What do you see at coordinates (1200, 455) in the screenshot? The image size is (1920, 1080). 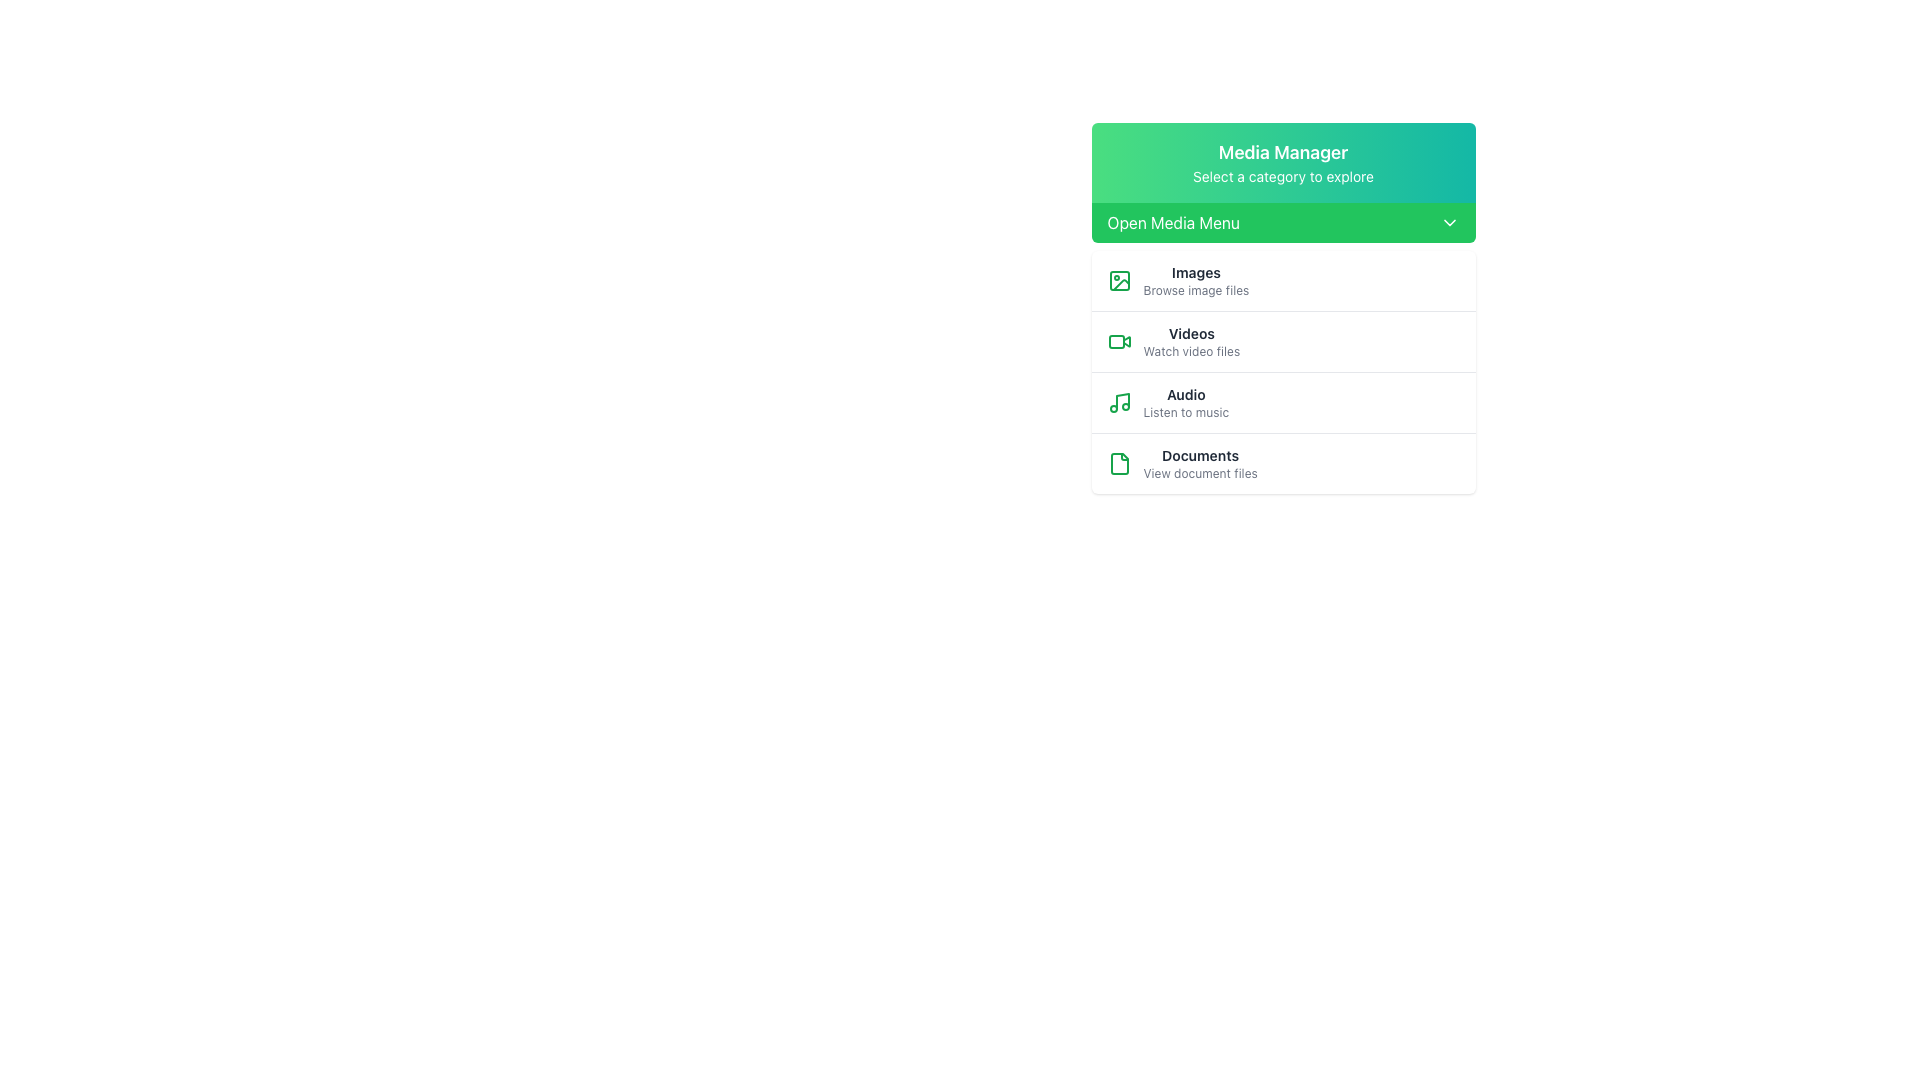 I see `the 'Documents' text label in the 'Media Manager' menu` at bounding box center [1200, 455].